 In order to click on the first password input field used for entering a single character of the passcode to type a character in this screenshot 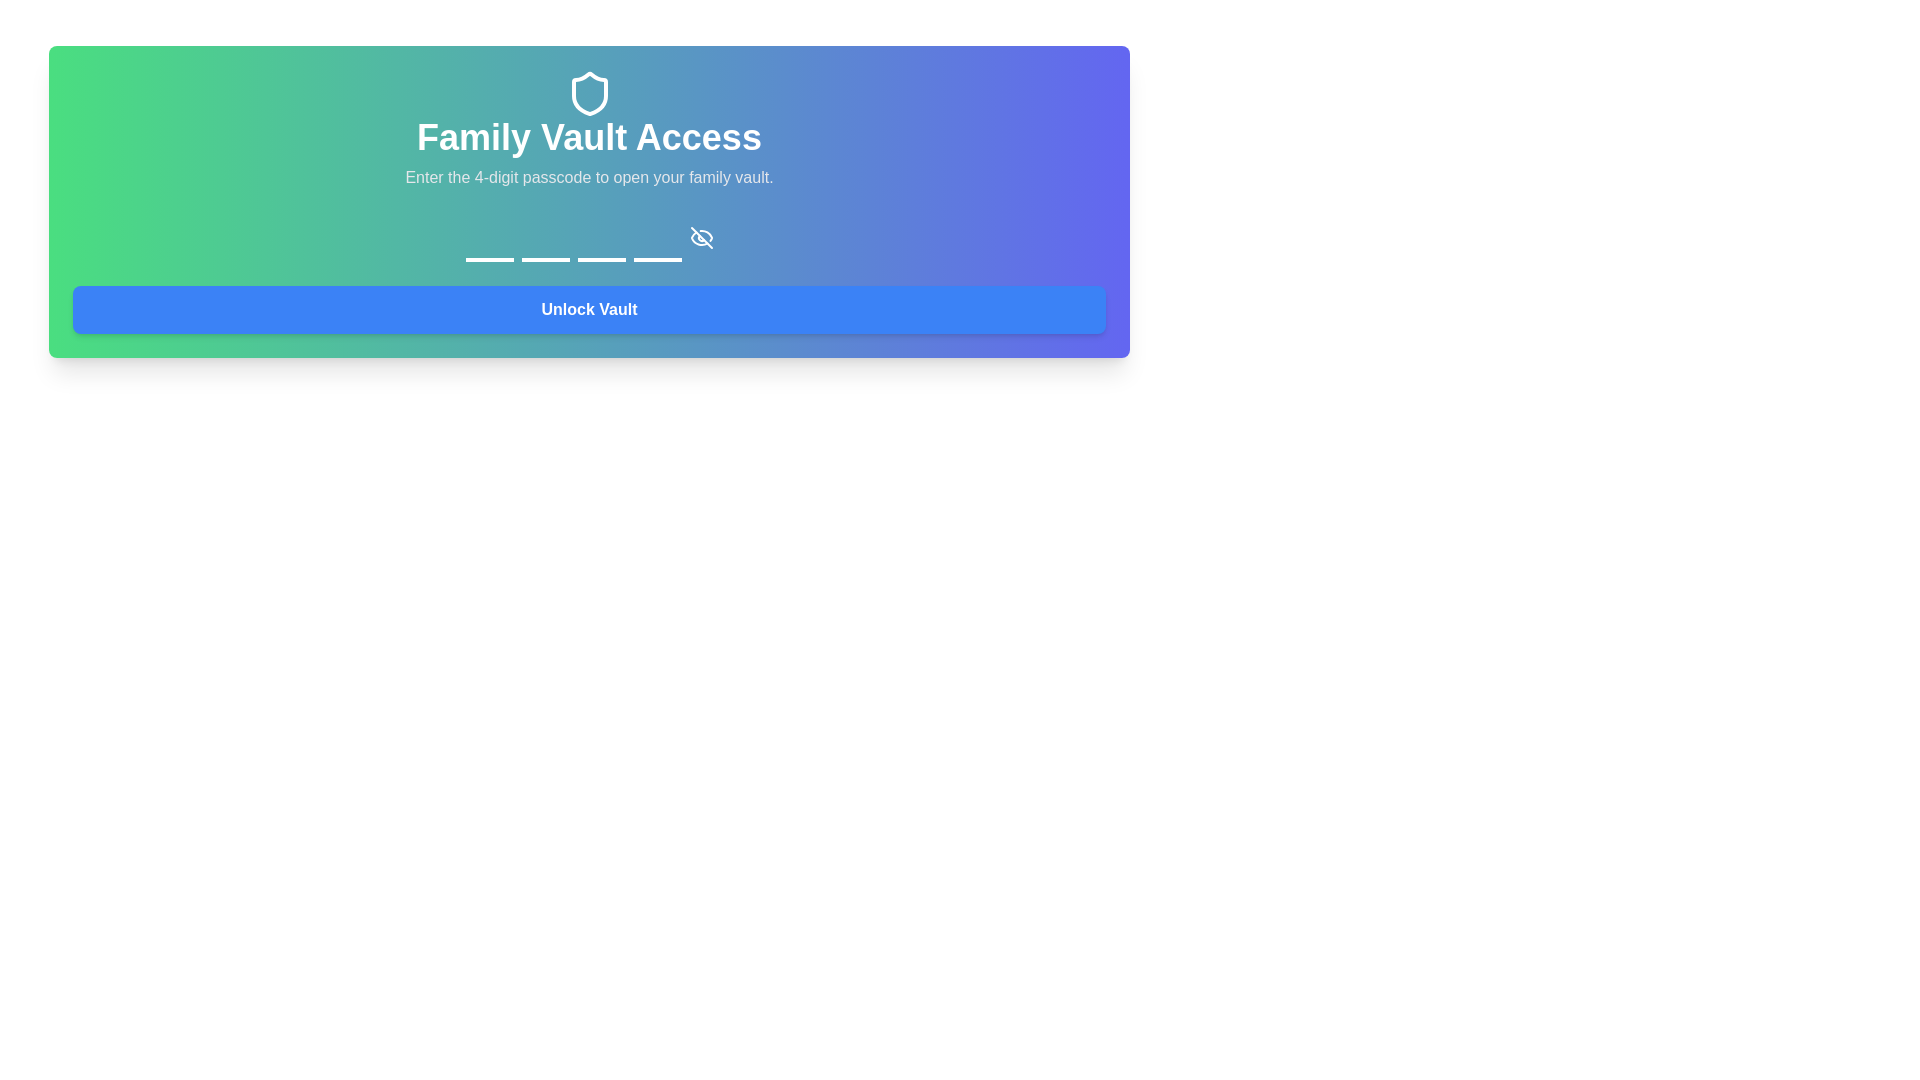, I will do `click(489, 237)`.